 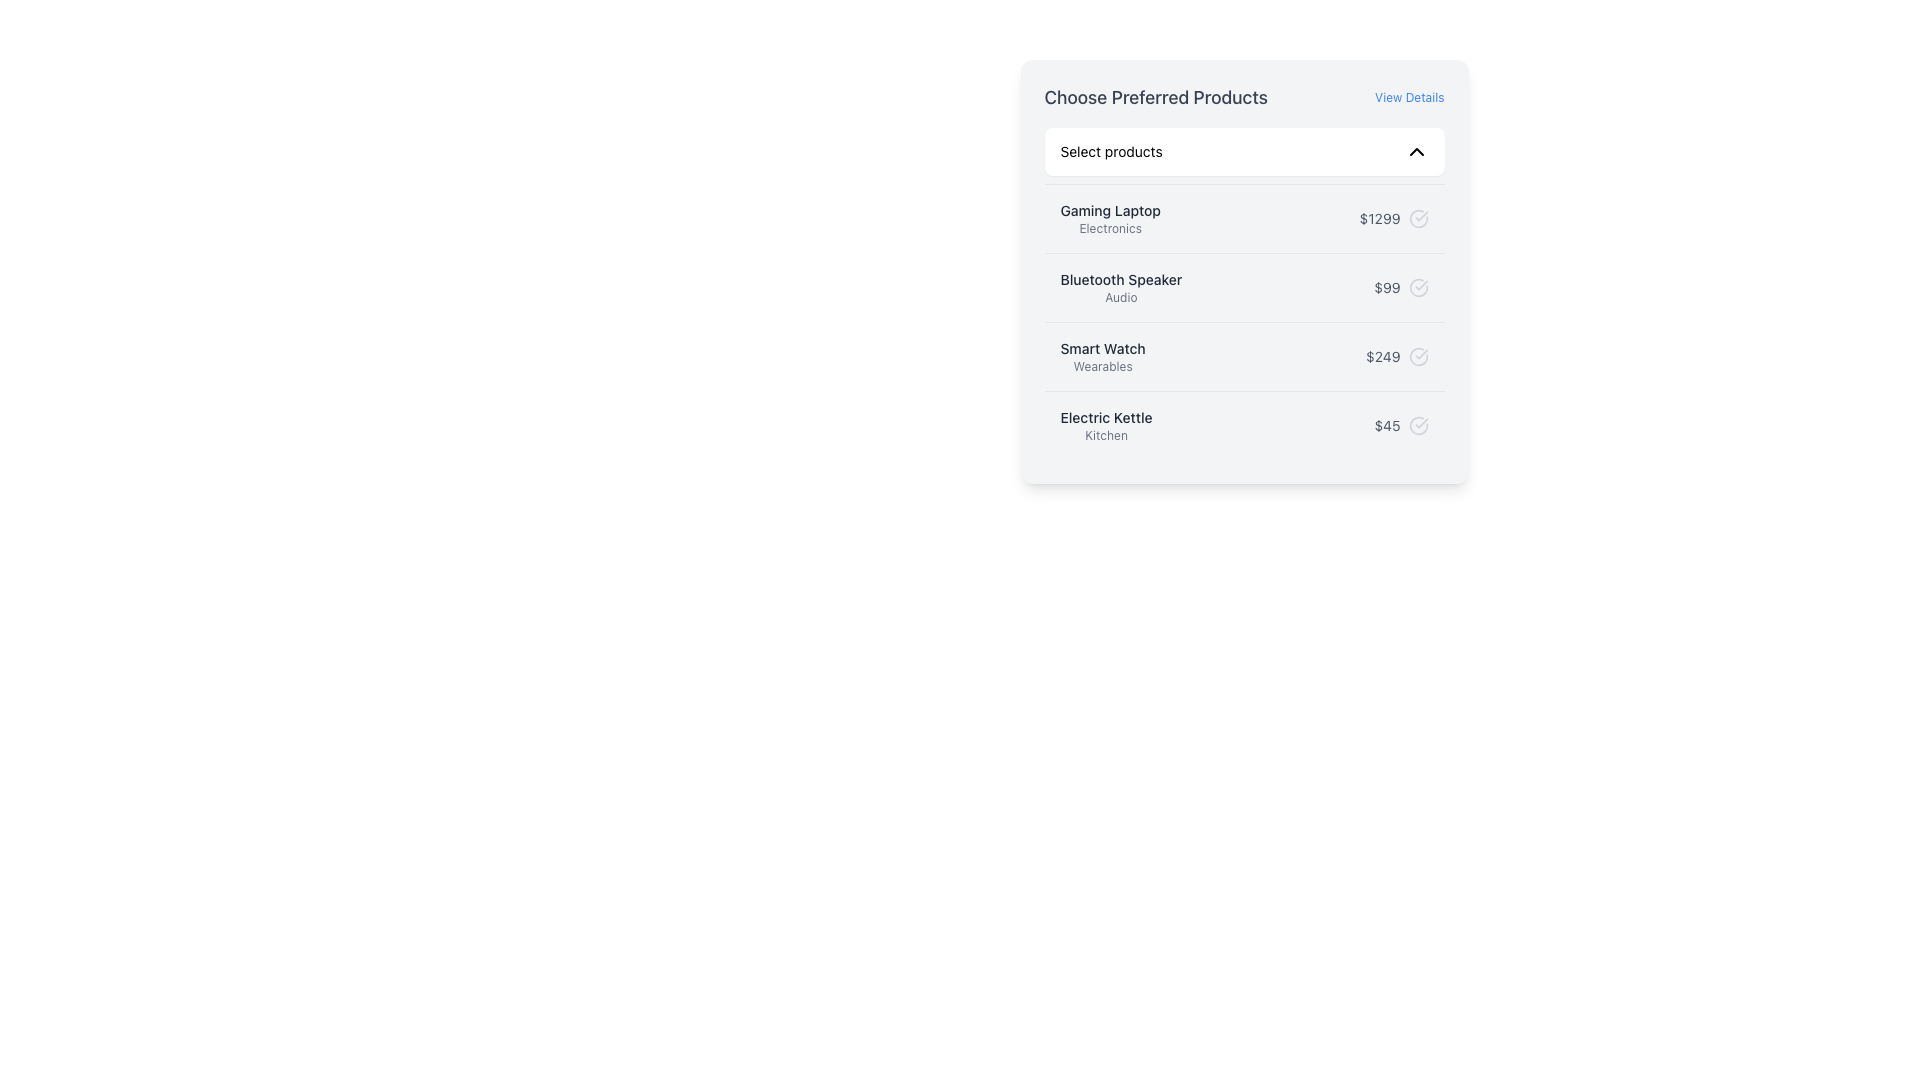 I want to click on the hyperlink located in the header section, aligned to the right, which provides access, so click(x=1408, y=97).